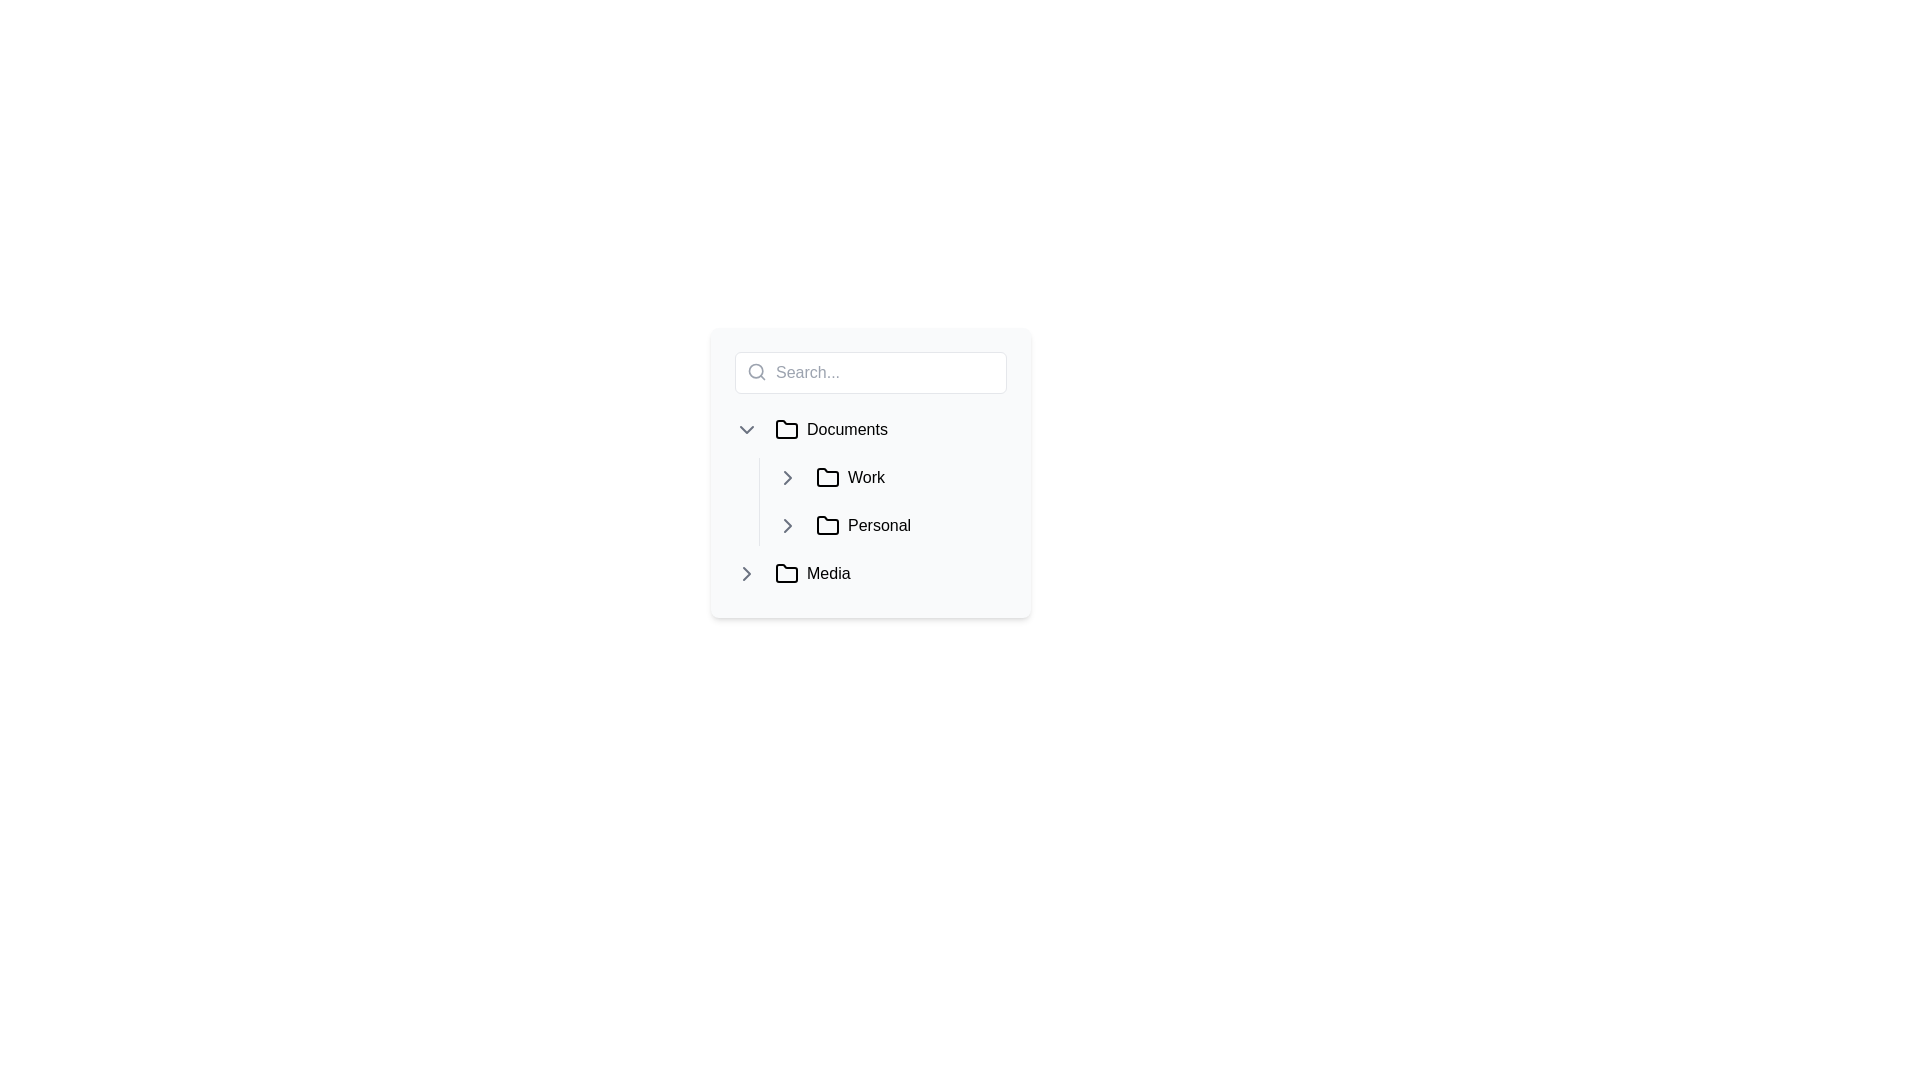 The image size is (1920, 1080). I want to click on the text label displaying 'Work', so click(866, 478).